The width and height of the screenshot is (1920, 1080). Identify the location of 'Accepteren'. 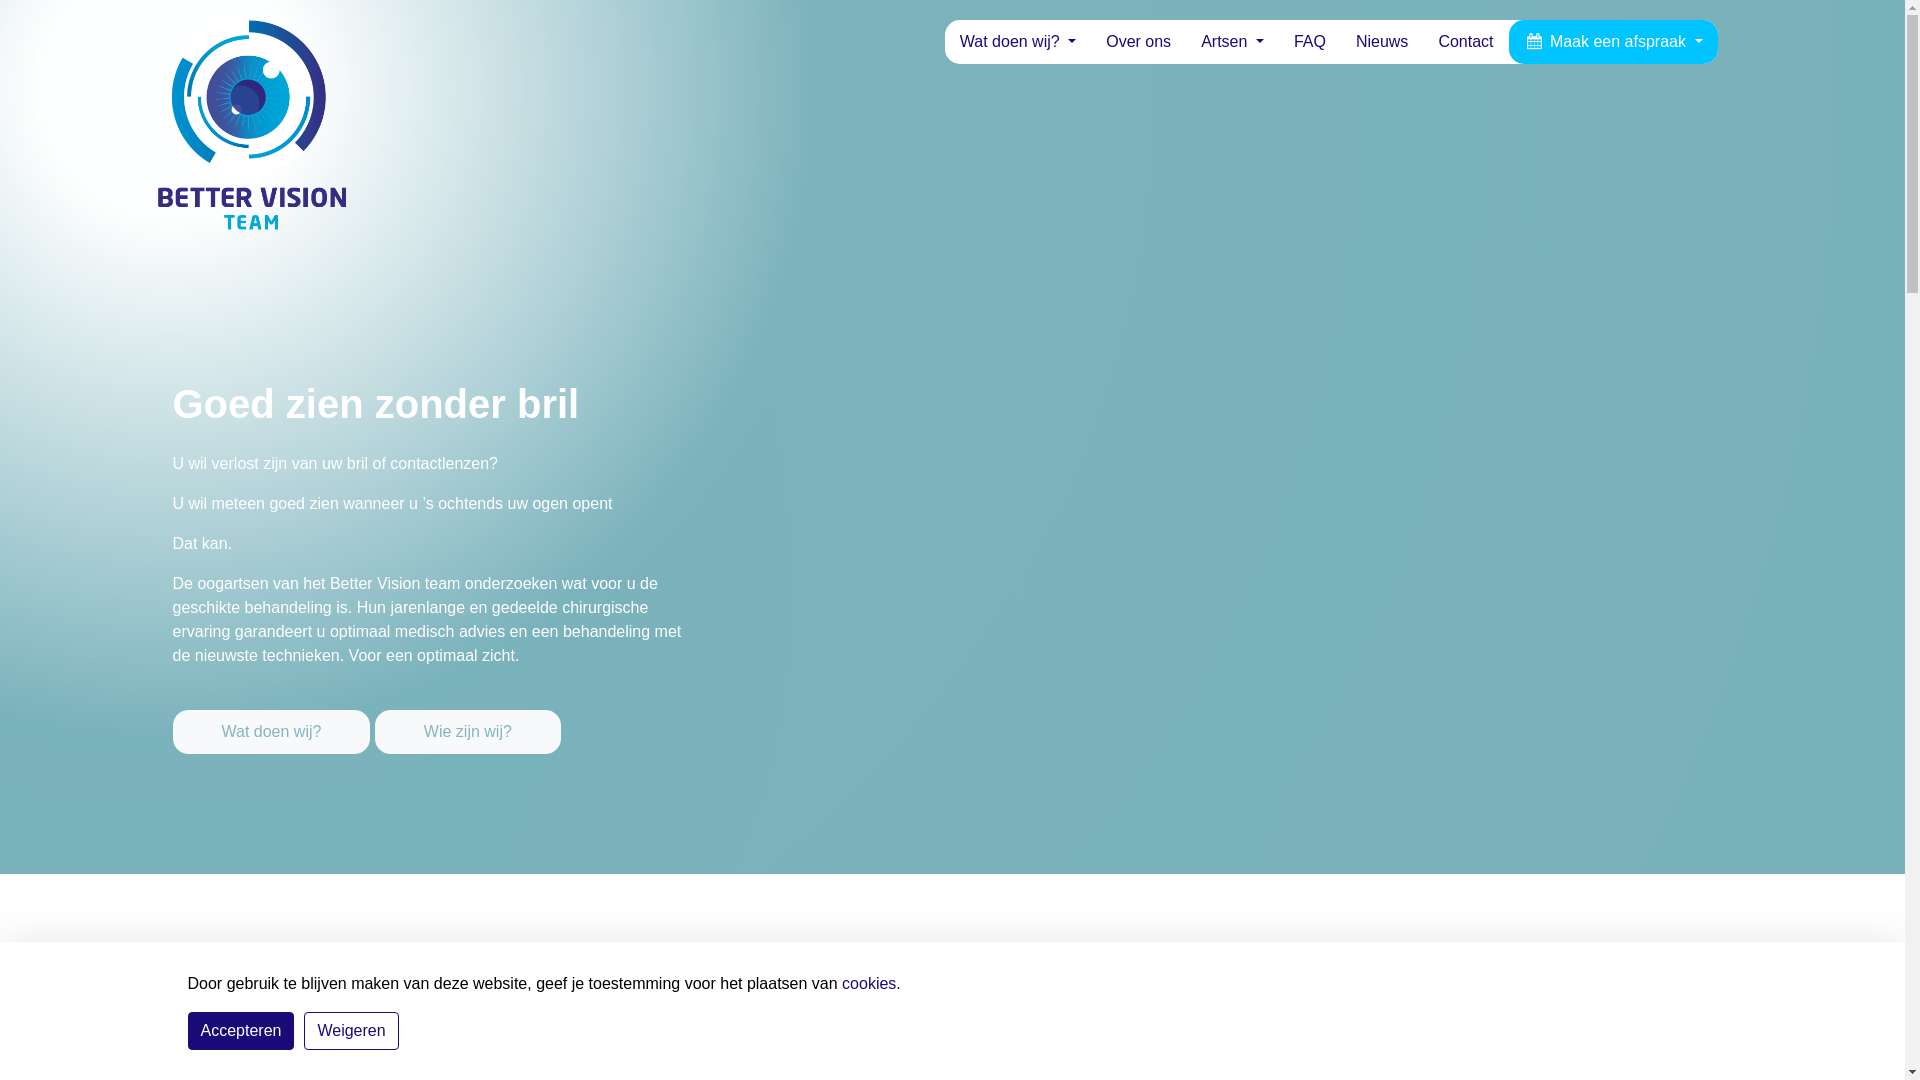
(240, 1030).